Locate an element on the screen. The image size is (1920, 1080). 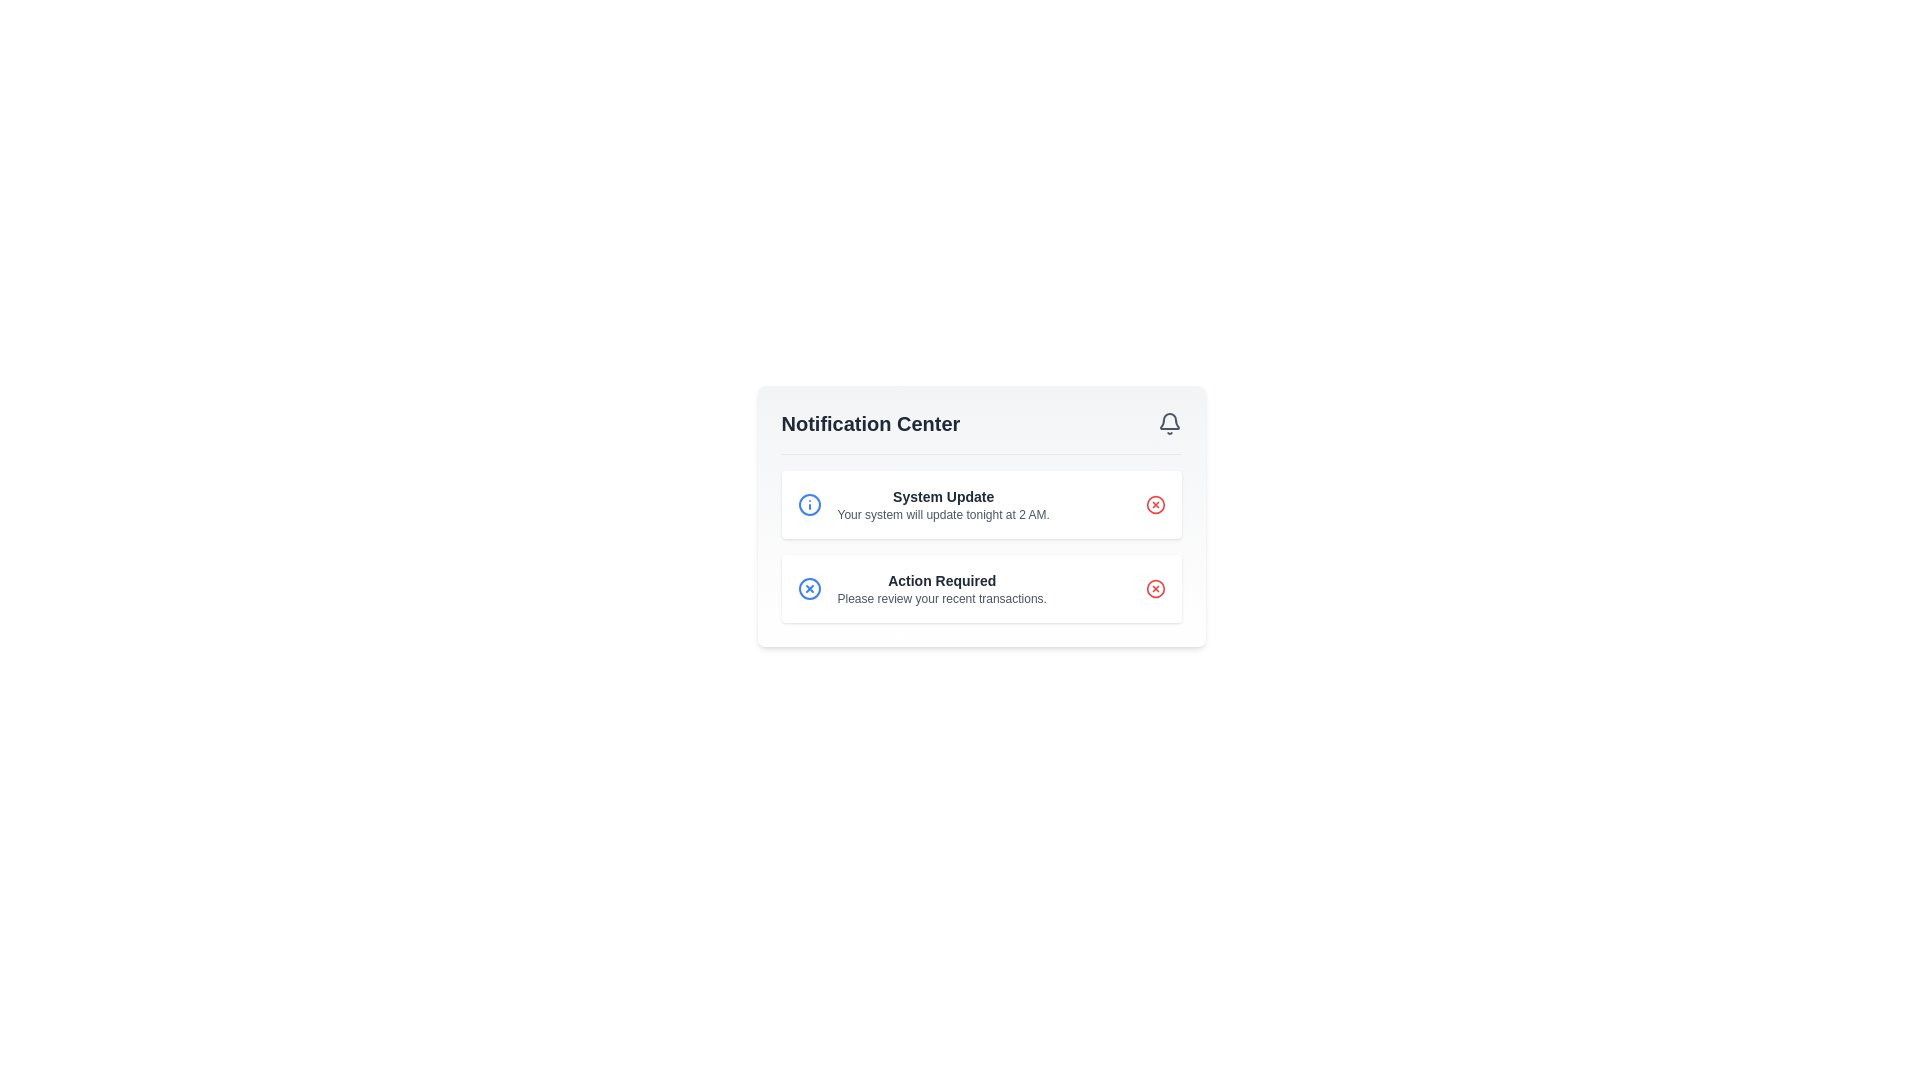
text label displaying 'System Update' in bold font style located at the top of the notification in the Notification Center is located at coordinates (942, 496).